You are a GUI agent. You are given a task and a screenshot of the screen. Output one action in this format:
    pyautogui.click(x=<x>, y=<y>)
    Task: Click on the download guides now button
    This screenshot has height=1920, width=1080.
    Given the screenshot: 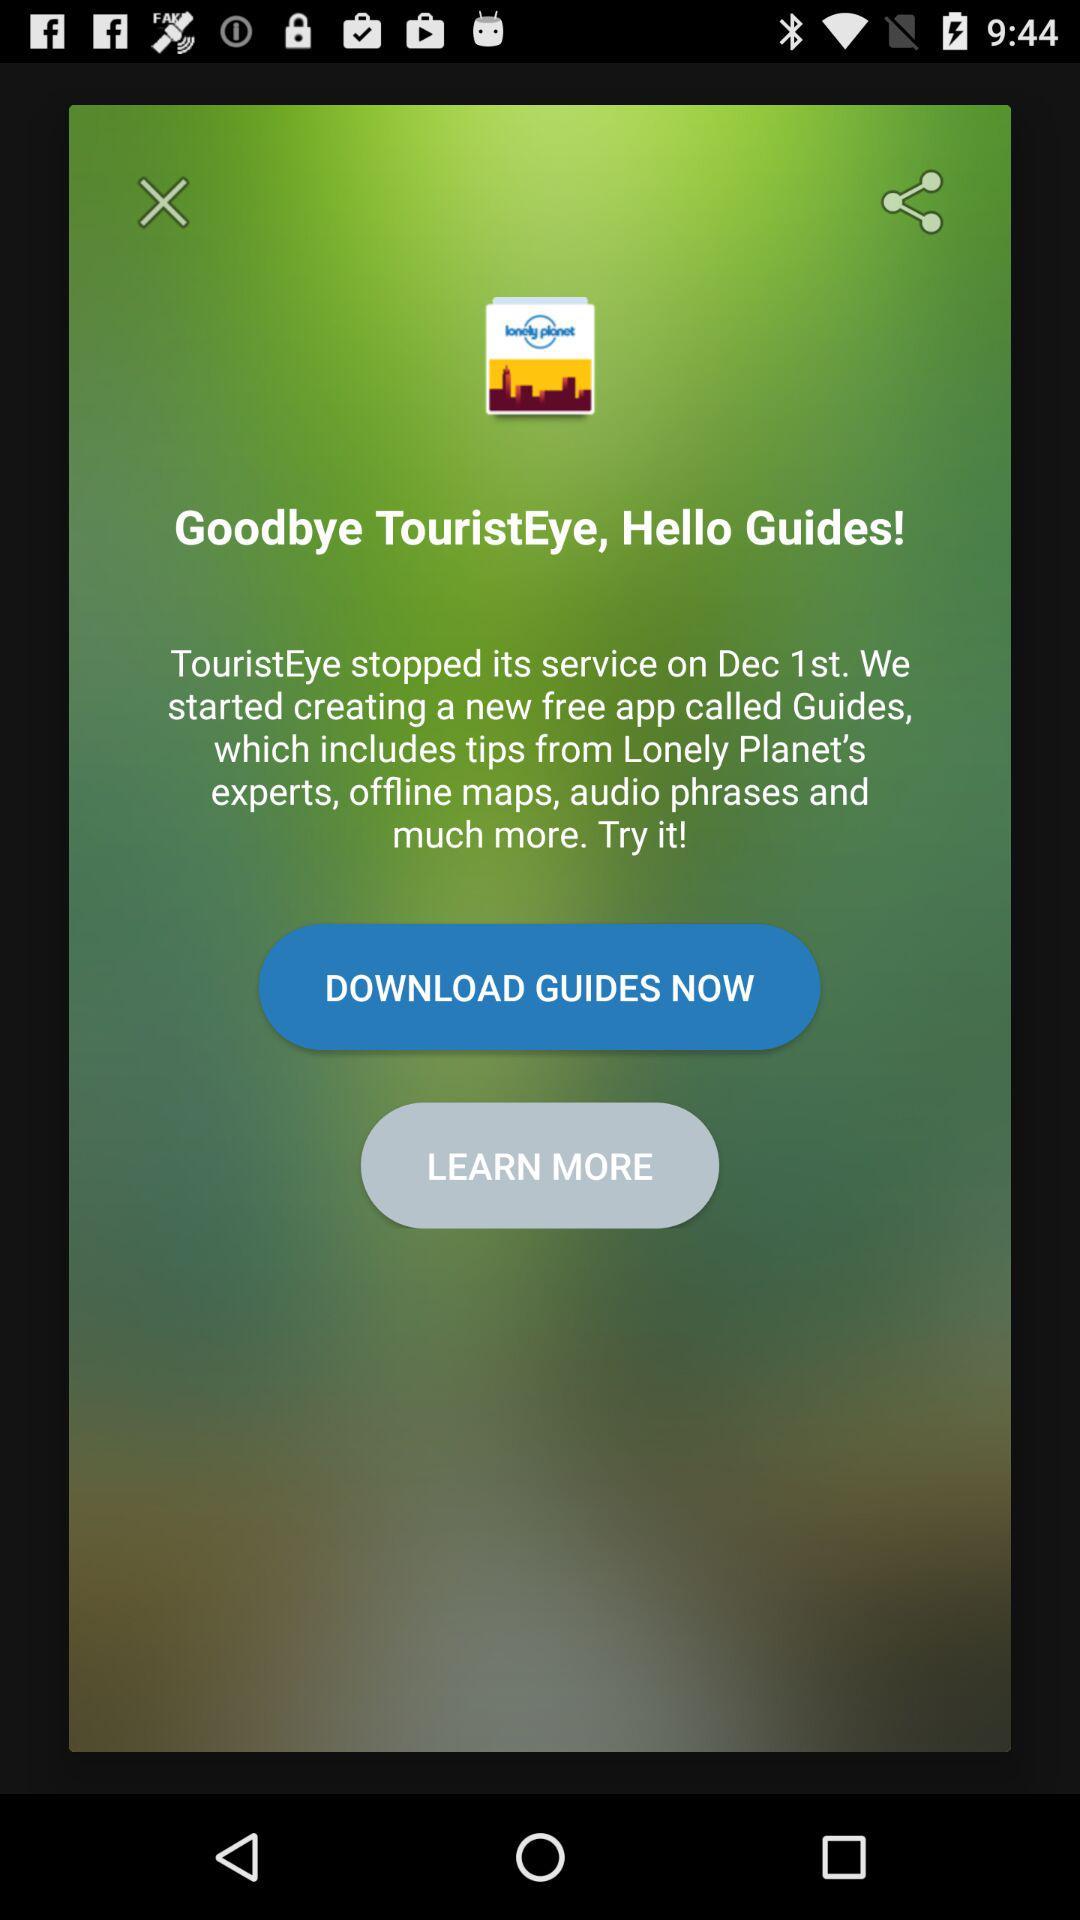 What is the action you would take?
    pyautogui.click(x=538, y=987)
    